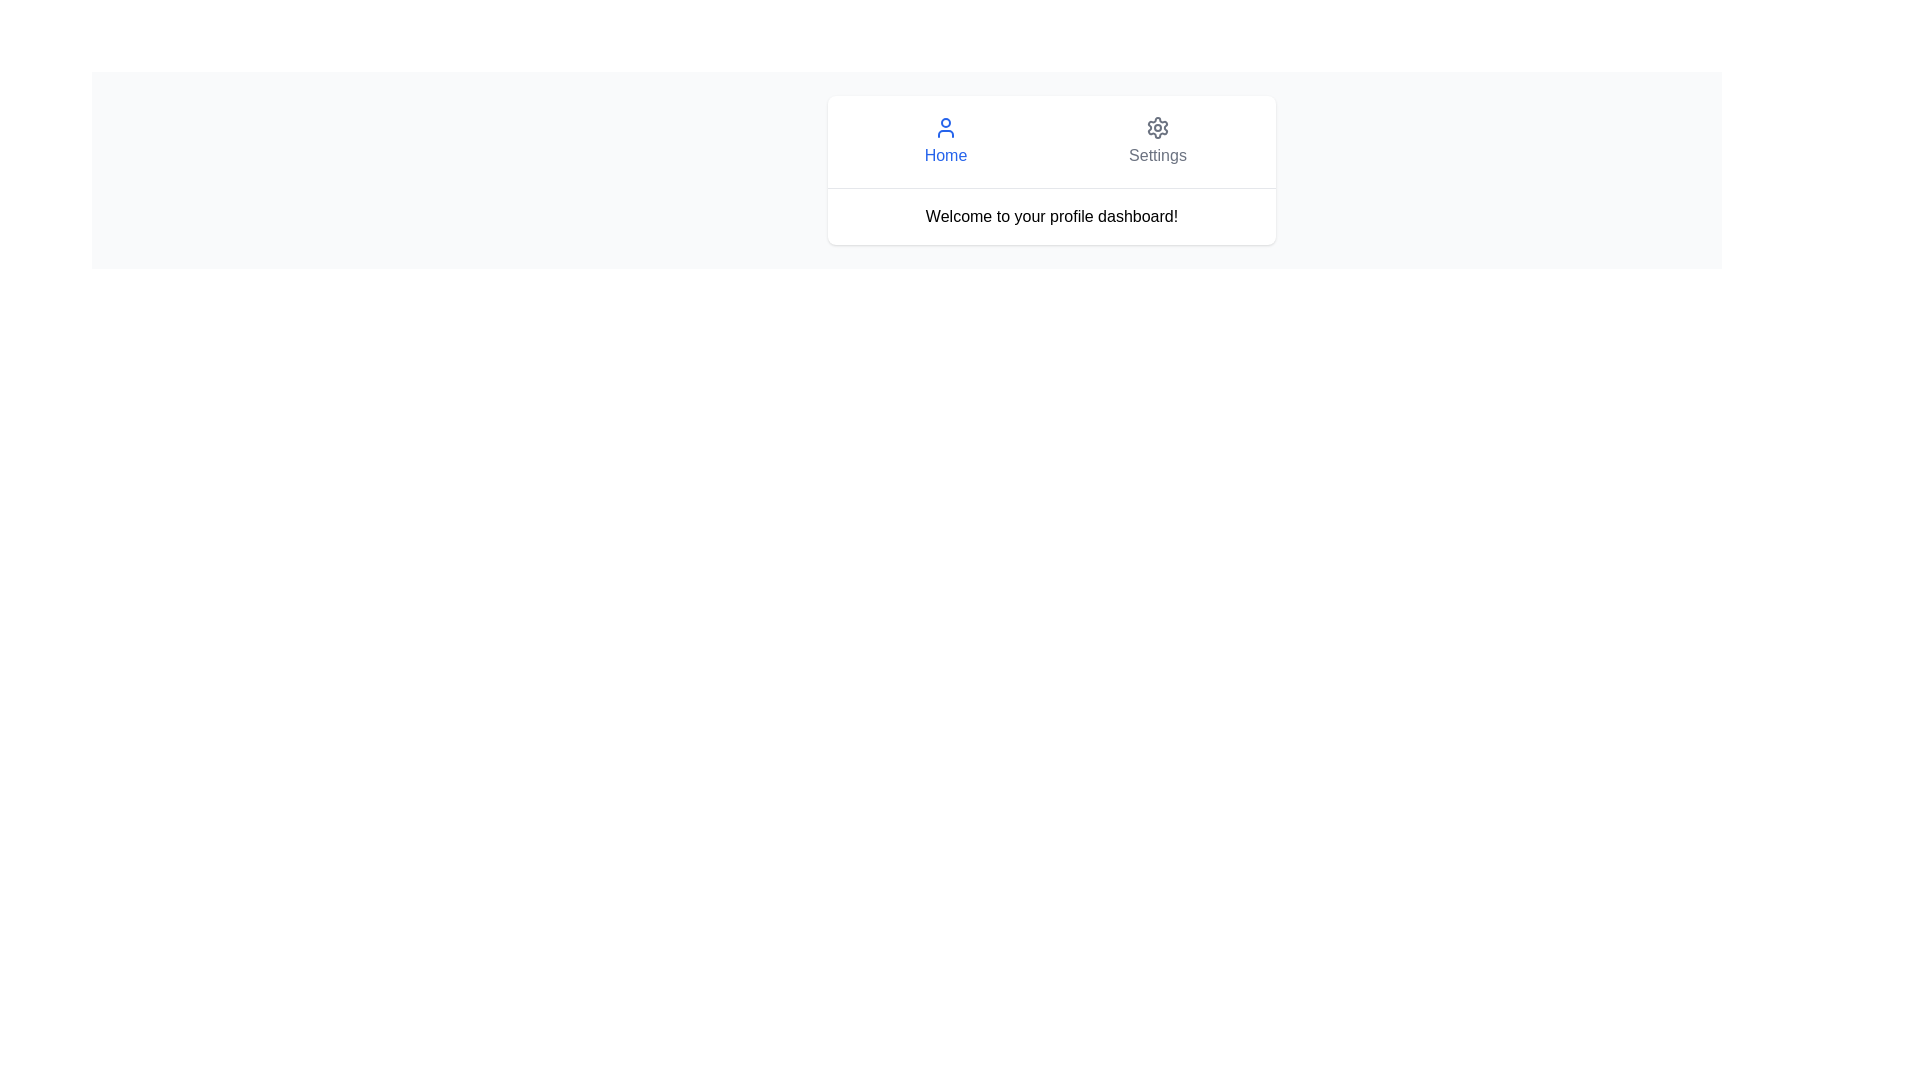  Describe the element at coordinates (1157, 127) in the screenshot. I see `the gear-shaped icon representing settings` at that location.